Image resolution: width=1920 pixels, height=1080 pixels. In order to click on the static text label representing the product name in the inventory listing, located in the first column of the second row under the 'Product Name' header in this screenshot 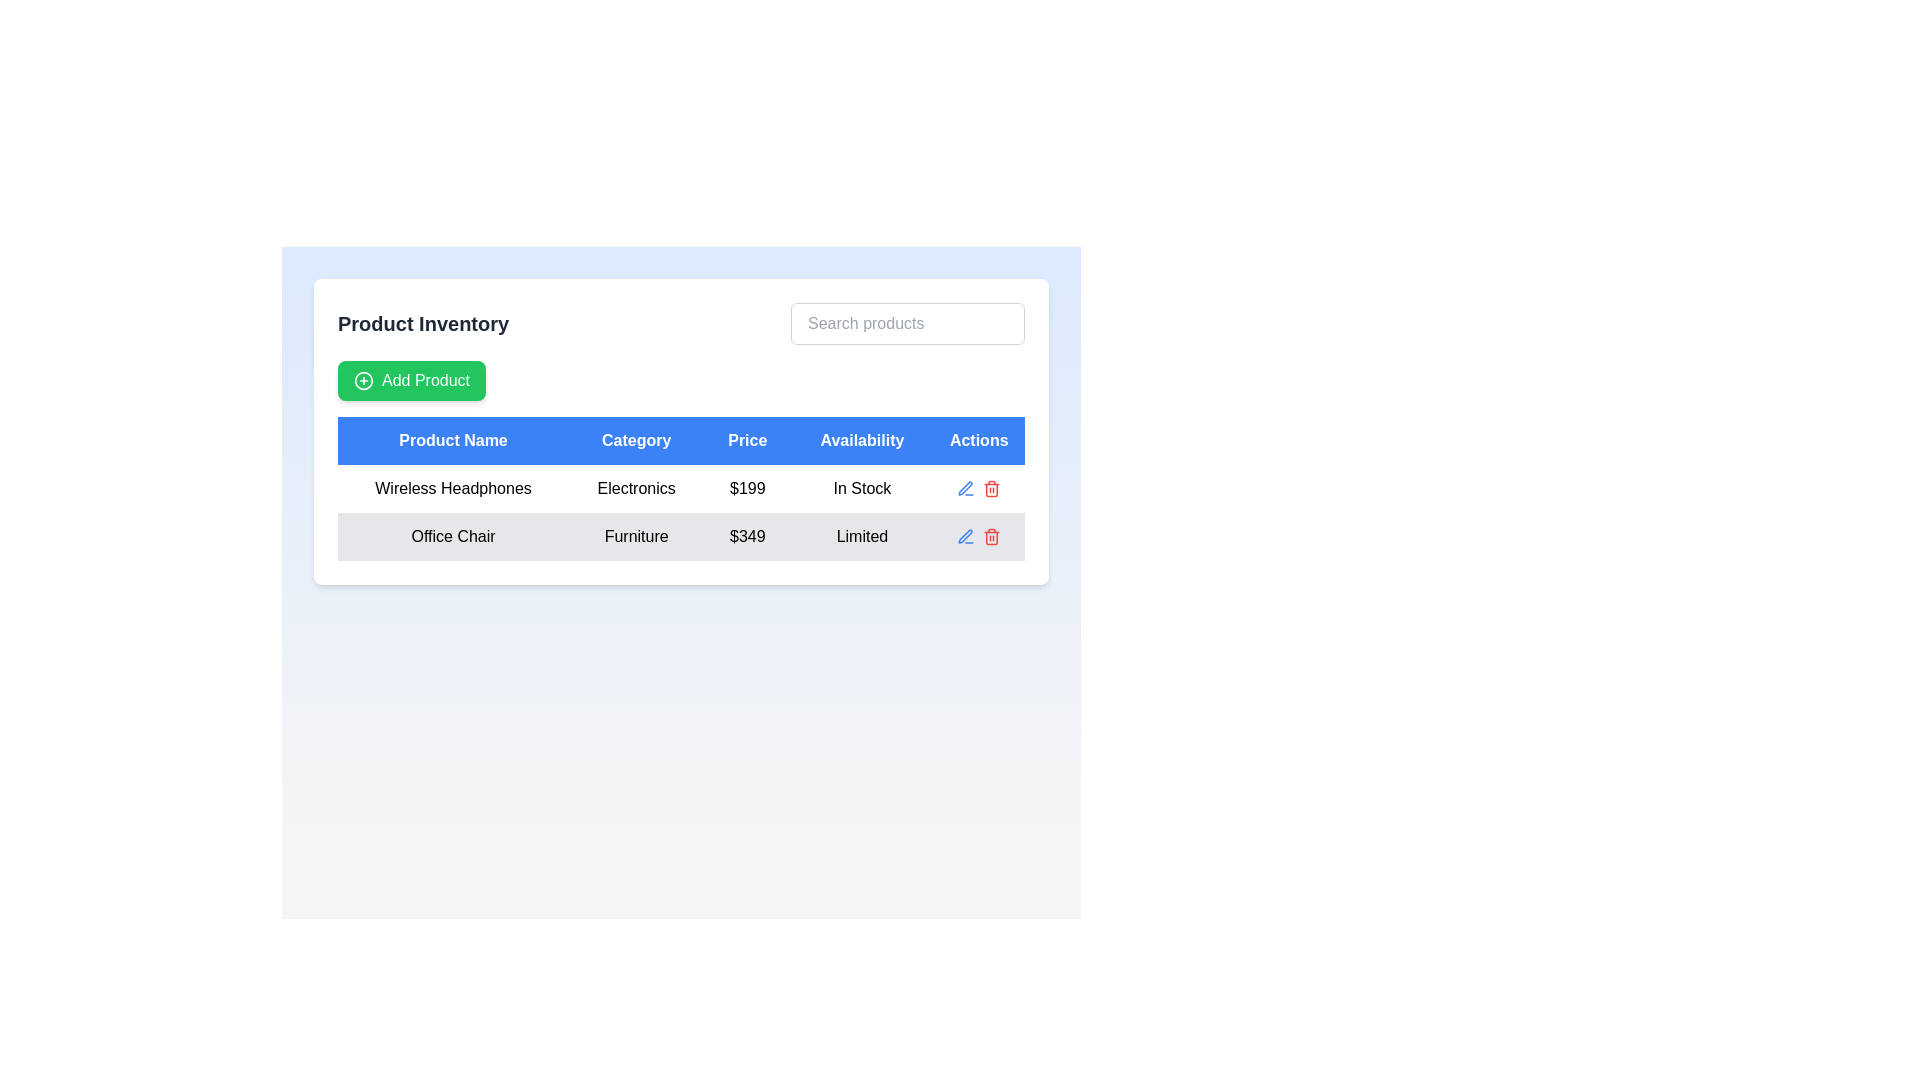, I will do `click(452, 489)`.